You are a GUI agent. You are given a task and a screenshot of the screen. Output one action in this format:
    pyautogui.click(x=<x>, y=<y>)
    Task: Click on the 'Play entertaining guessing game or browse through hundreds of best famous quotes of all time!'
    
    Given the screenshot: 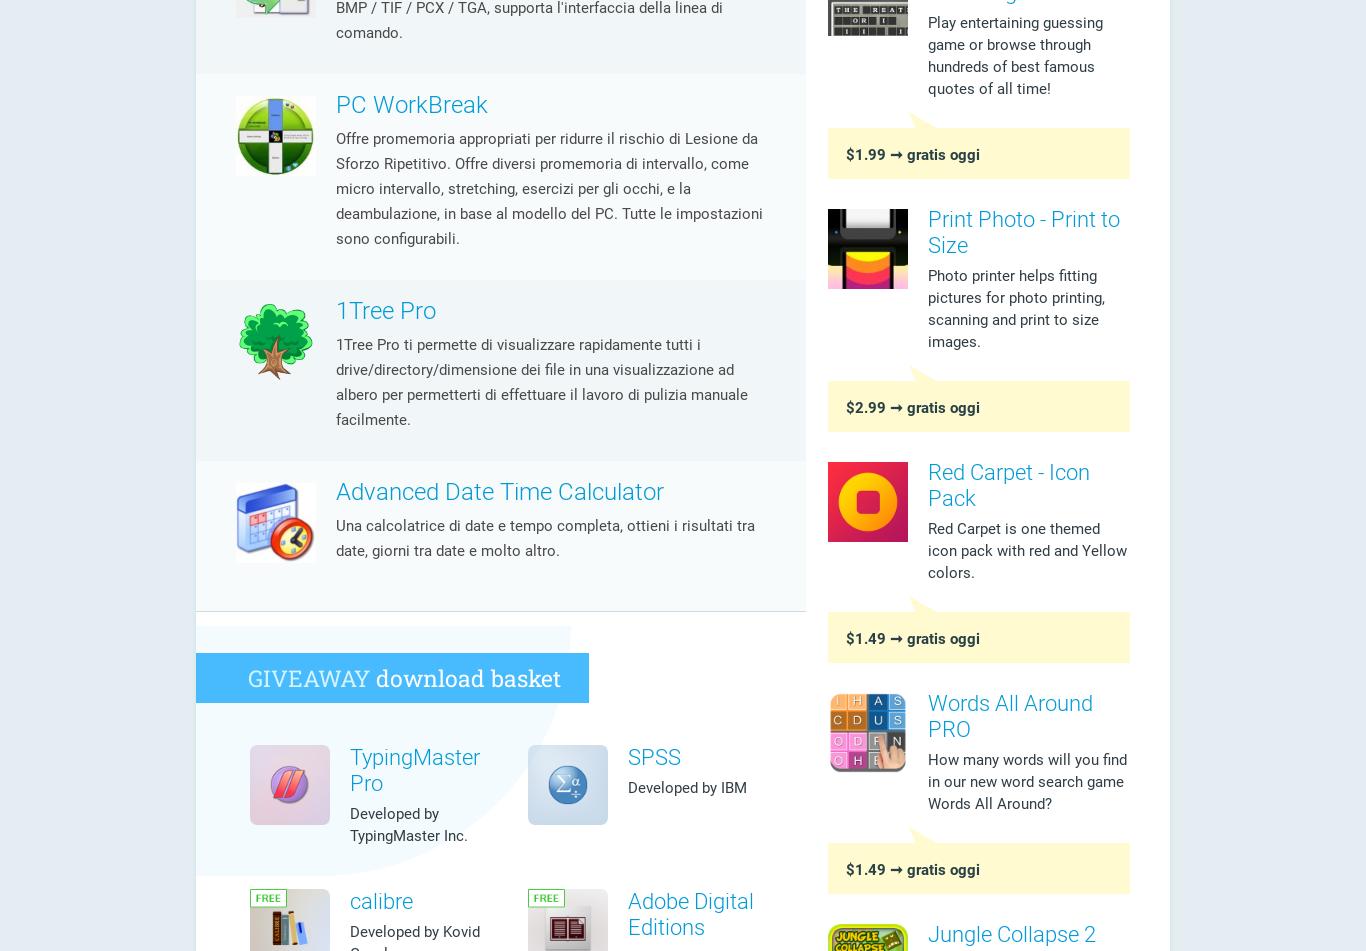 What is the action you would take?
    pyautogui.click(x=1015, y=54)
    